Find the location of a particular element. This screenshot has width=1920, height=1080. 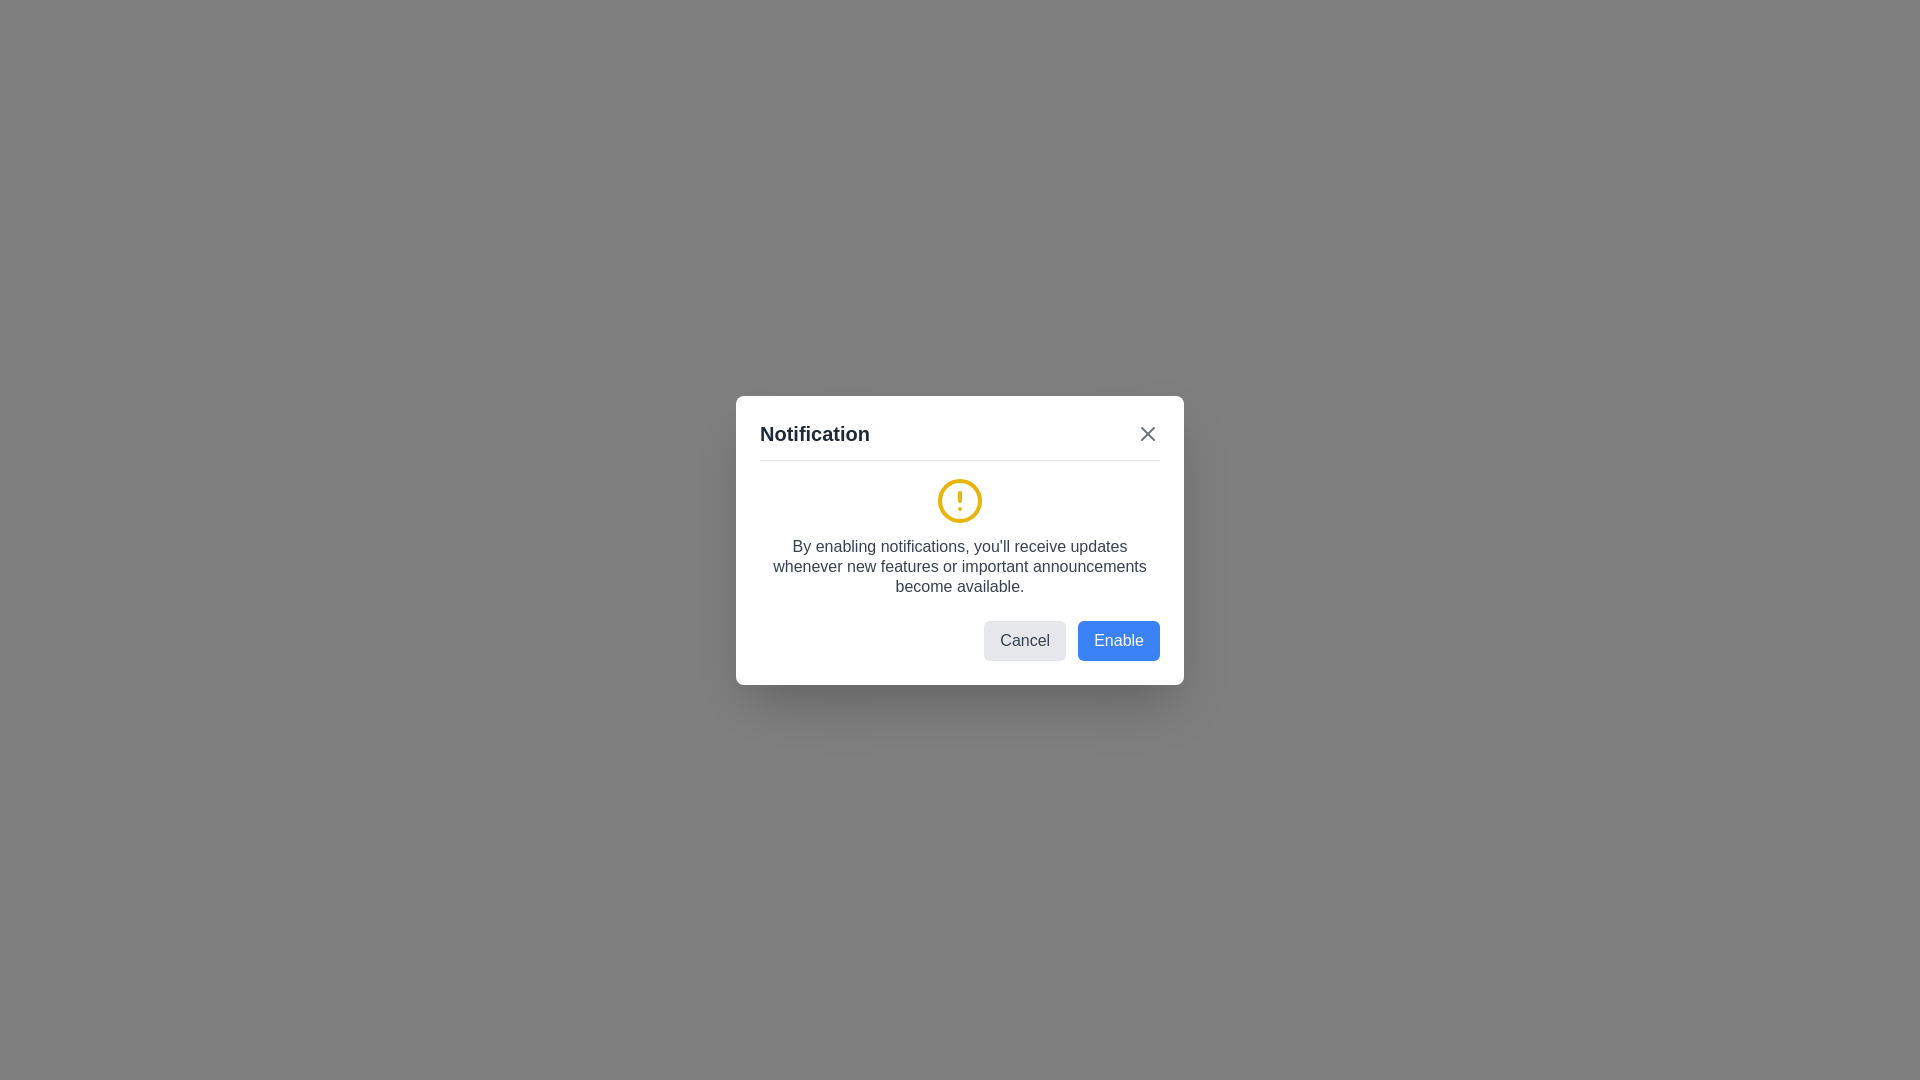

the 'Enable' button to enable notifications is located at coordinates (1117, 640).